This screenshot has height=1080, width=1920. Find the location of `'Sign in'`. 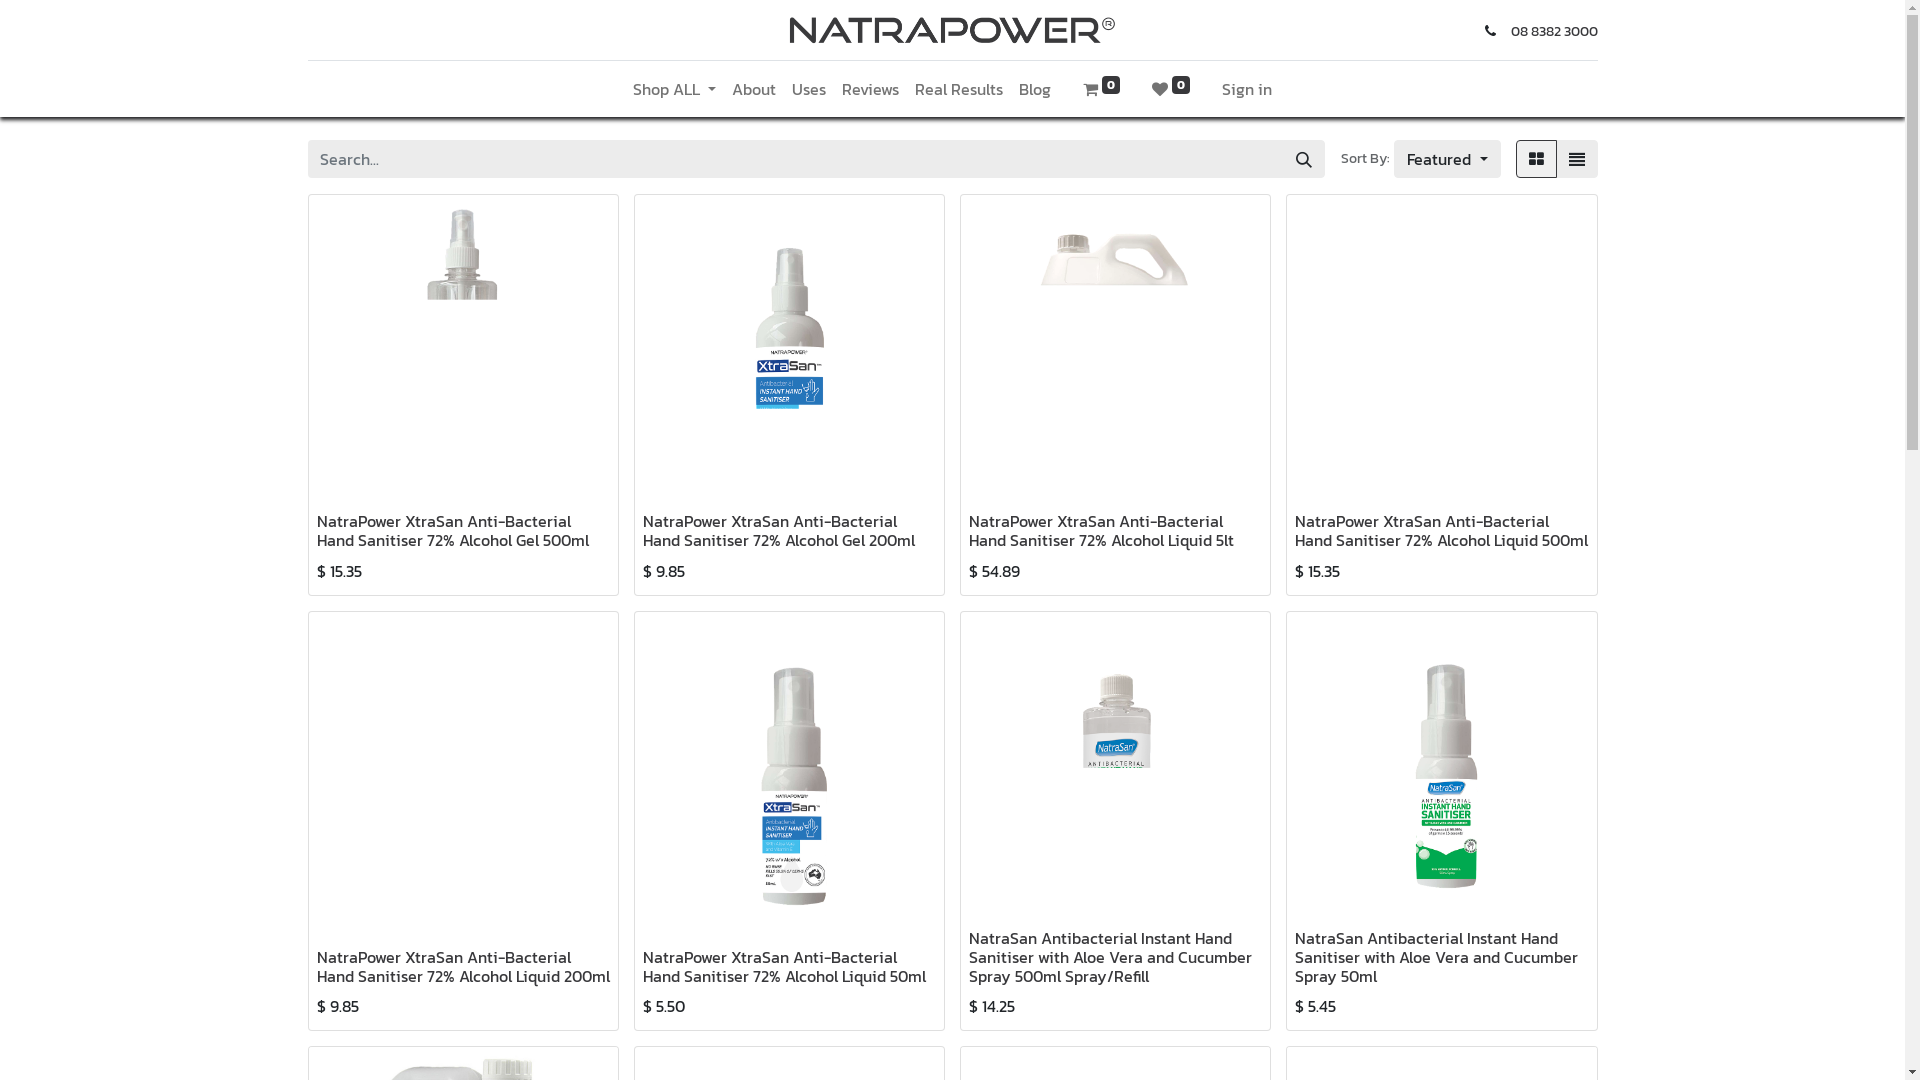

'Sign in' is located at coordinates (1246, 87).